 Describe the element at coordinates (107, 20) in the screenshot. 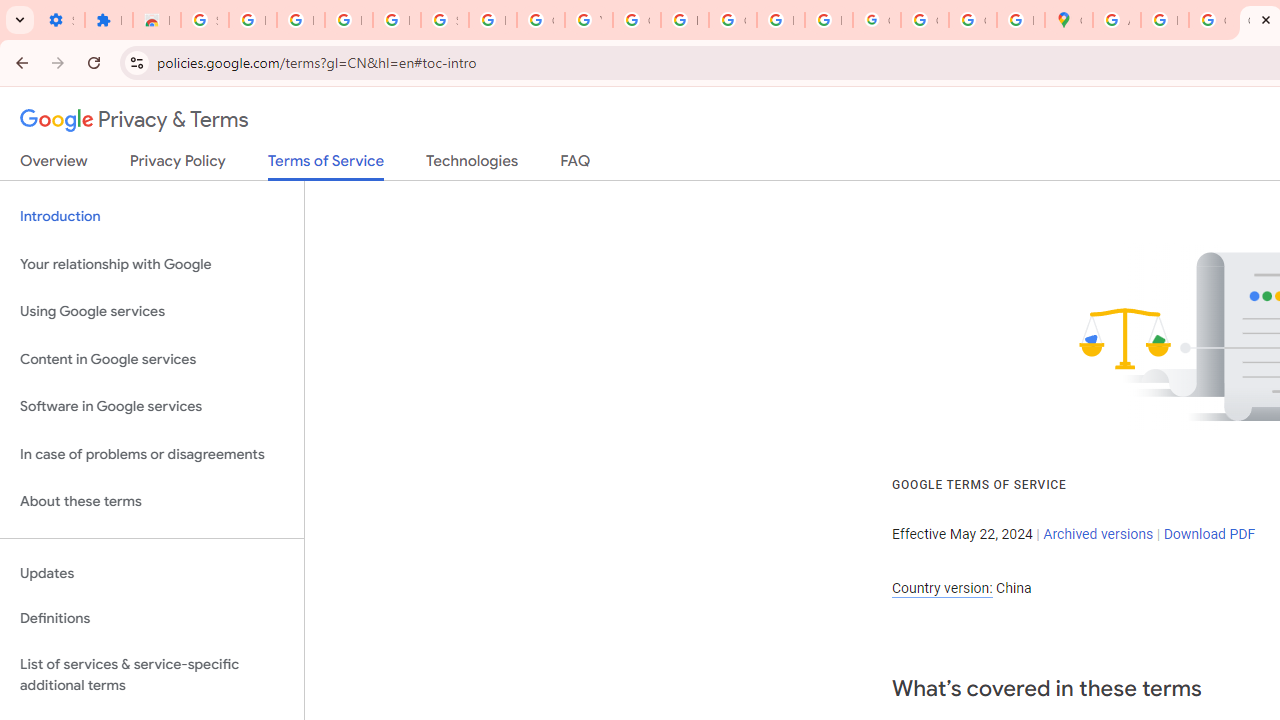

I see `'Extensions'` at that location.